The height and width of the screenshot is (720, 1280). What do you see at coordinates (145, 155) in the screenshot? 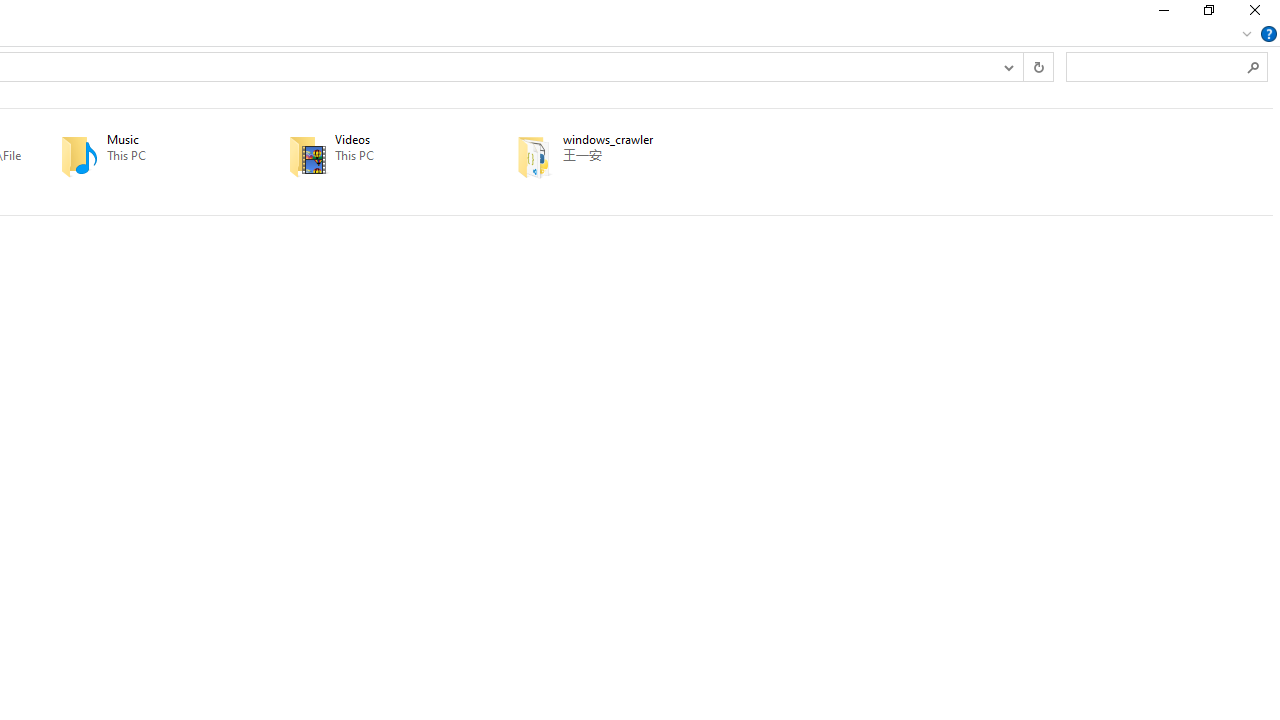
I see `'Music'` at bounding box center [145, 155].